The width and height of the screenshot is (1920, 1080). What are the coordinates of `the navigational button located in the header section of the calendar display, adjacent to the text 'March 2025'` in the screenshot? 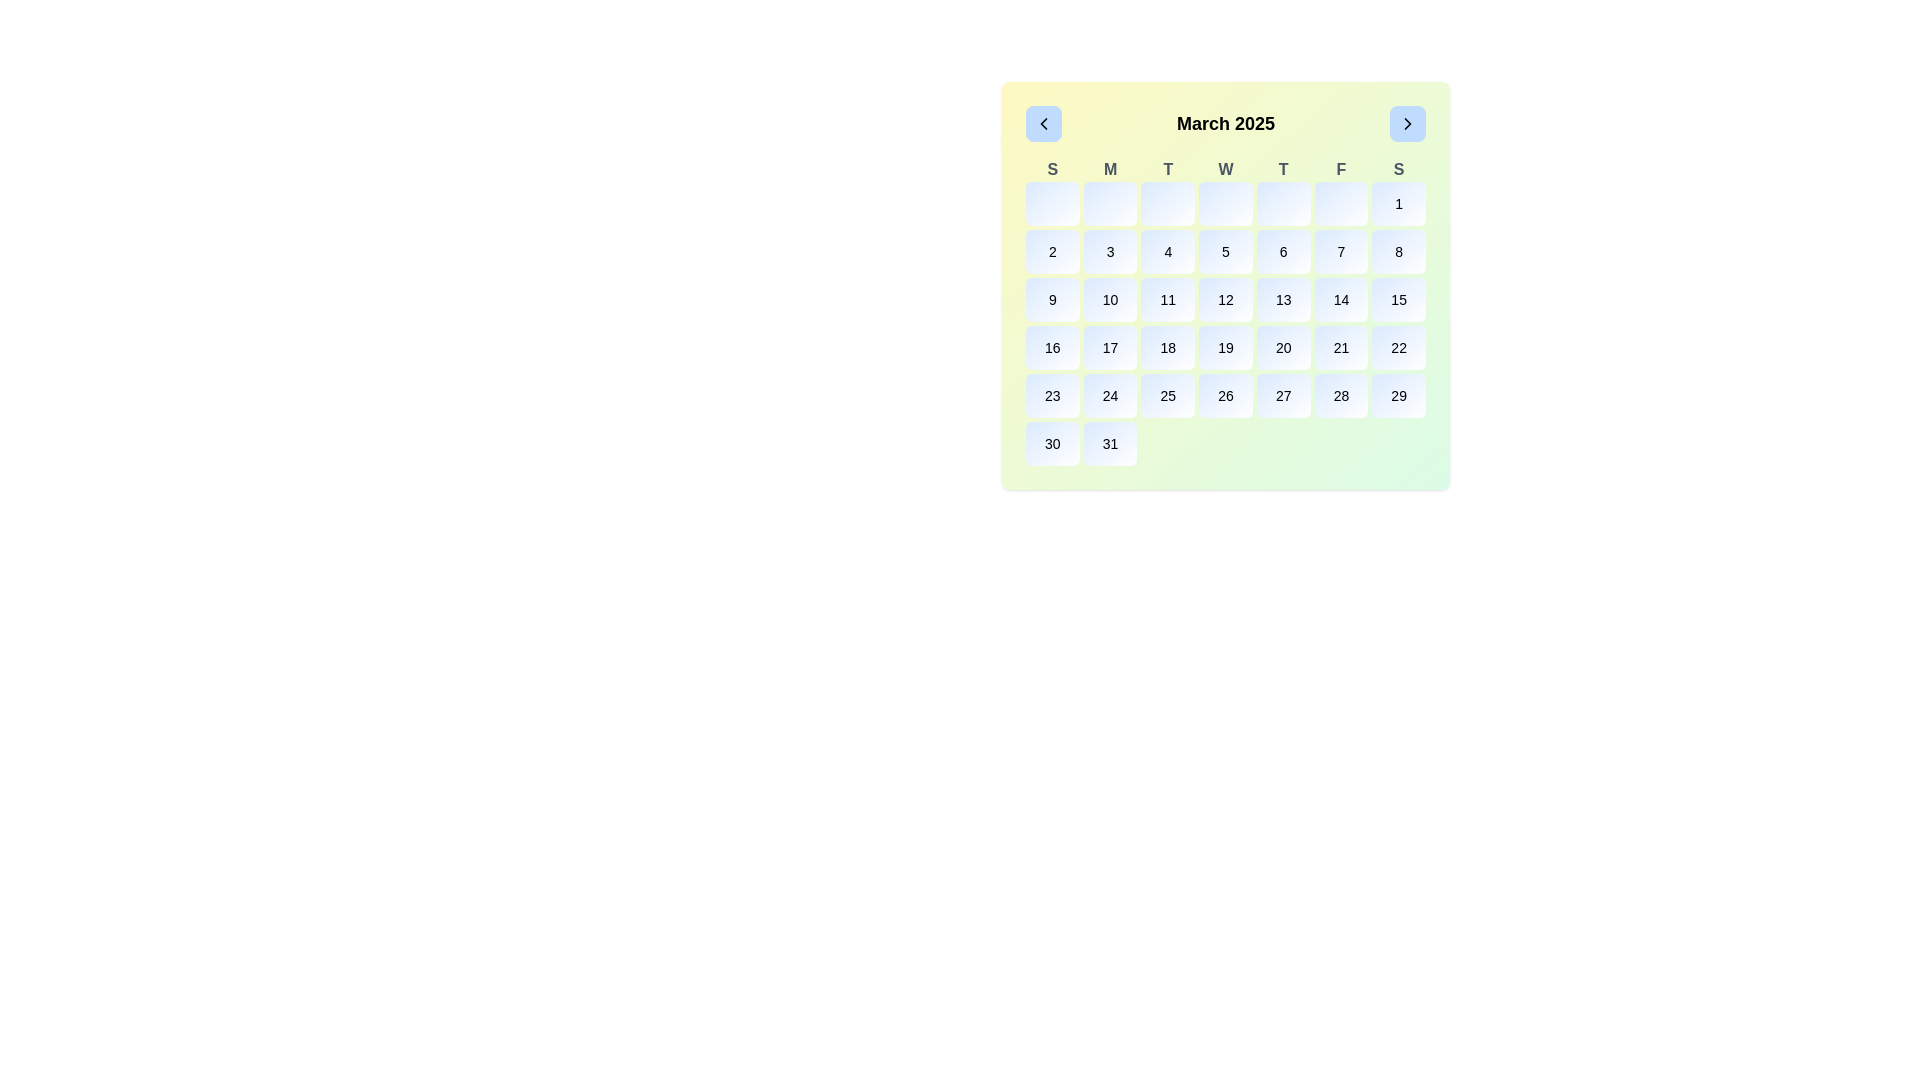 It's located at (1406, 123).